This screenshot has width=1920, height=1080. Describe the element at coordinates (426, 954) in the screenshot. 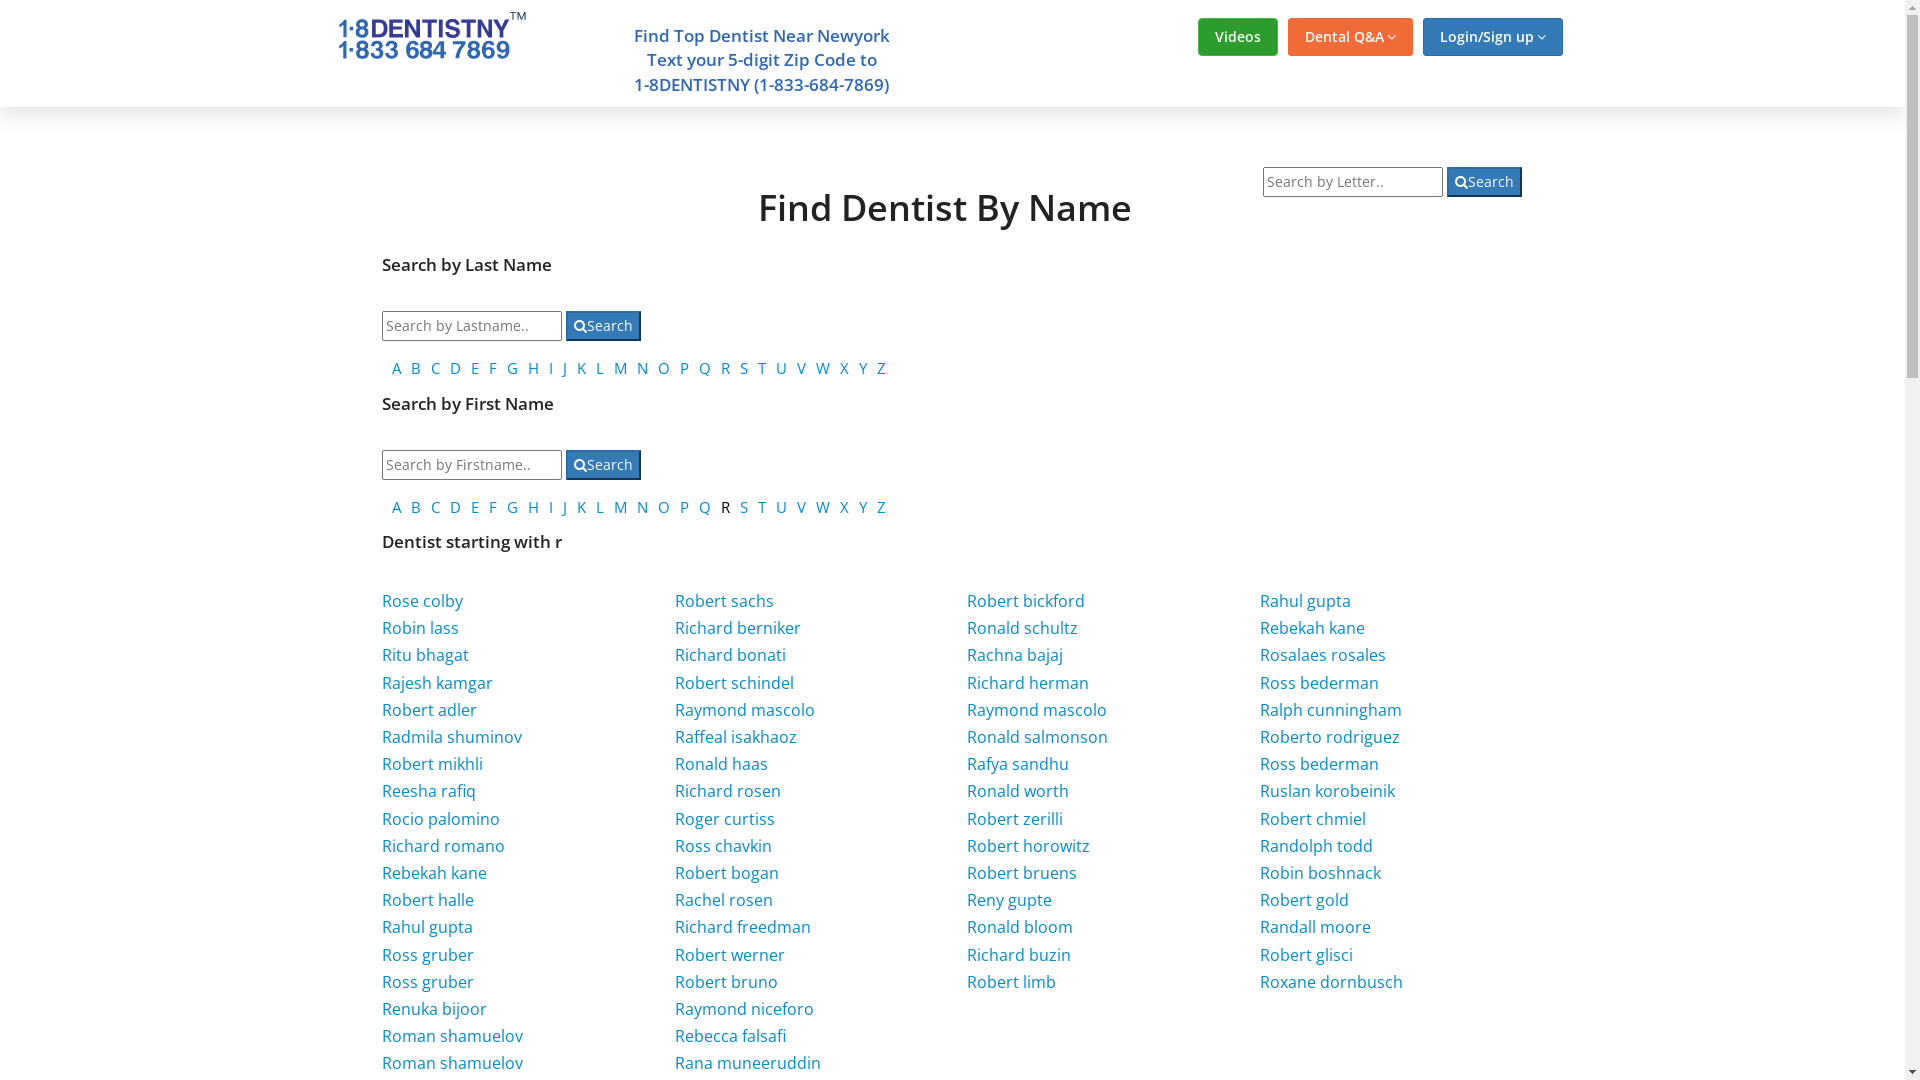

I see `'Ross gruber'` at that location.